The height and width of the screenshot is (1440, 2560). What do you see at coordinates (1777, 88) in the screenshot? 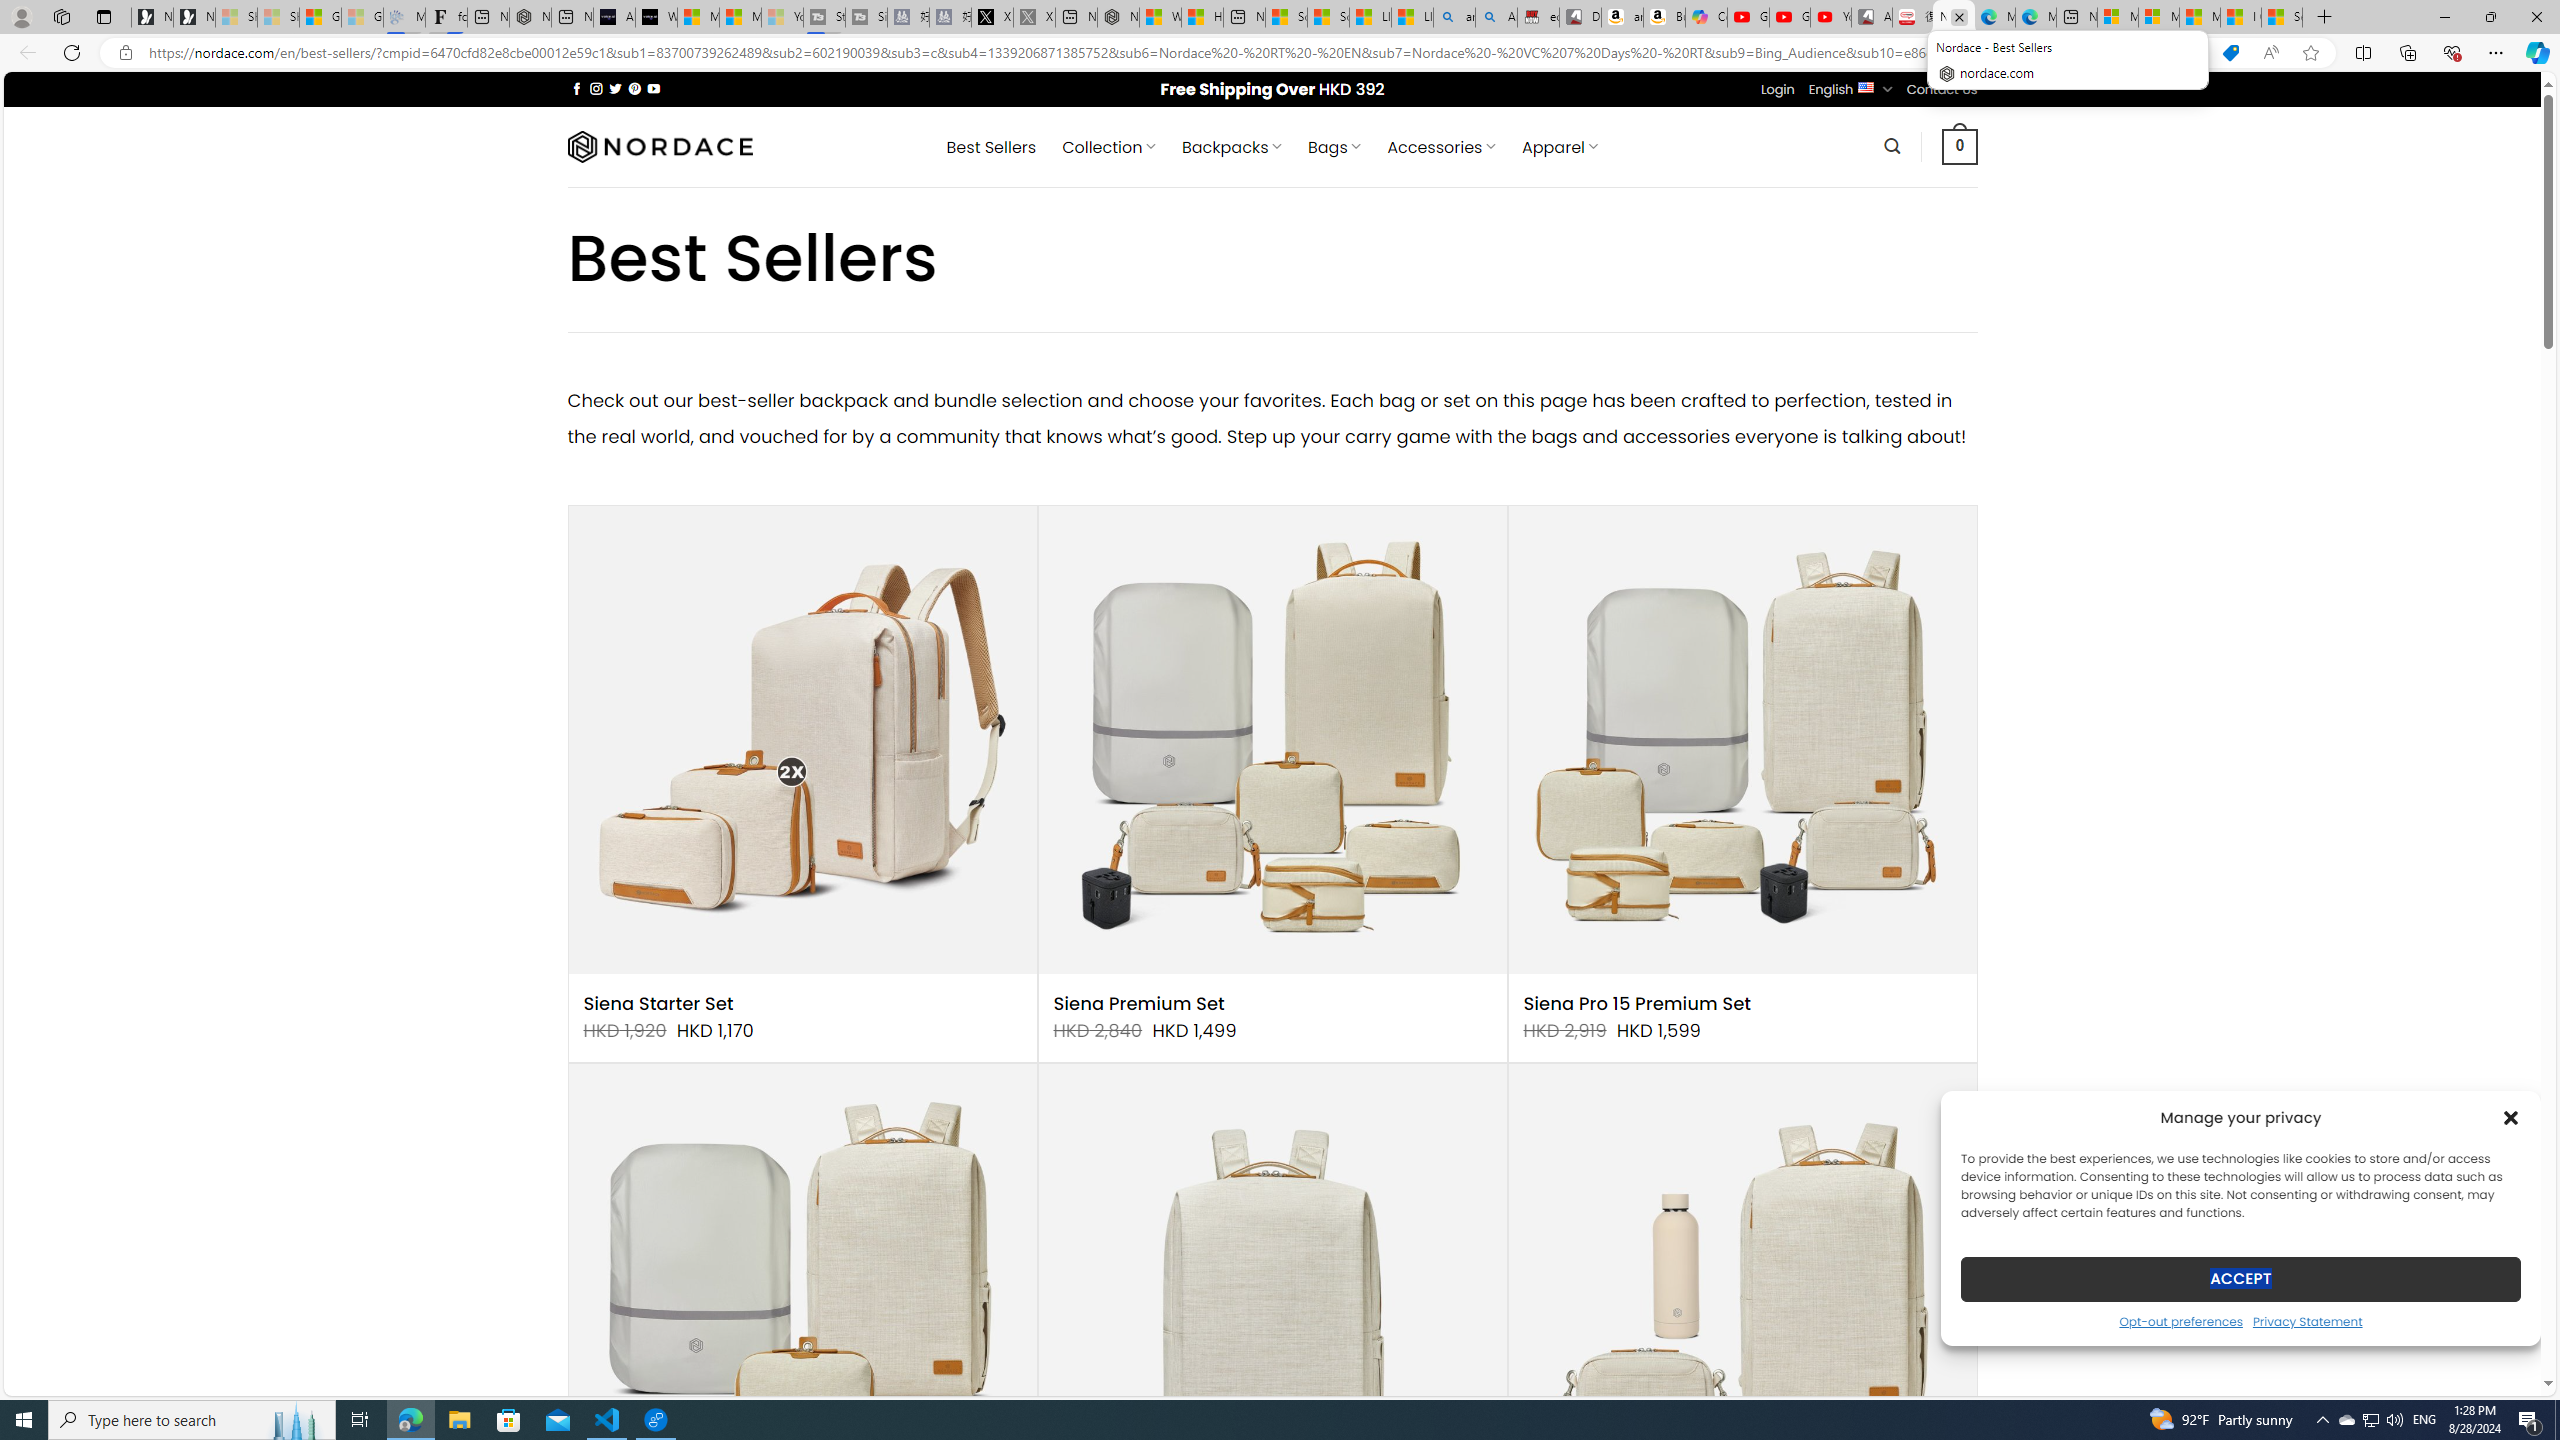
I see `'Login'` at bounding box center [1777, 88].